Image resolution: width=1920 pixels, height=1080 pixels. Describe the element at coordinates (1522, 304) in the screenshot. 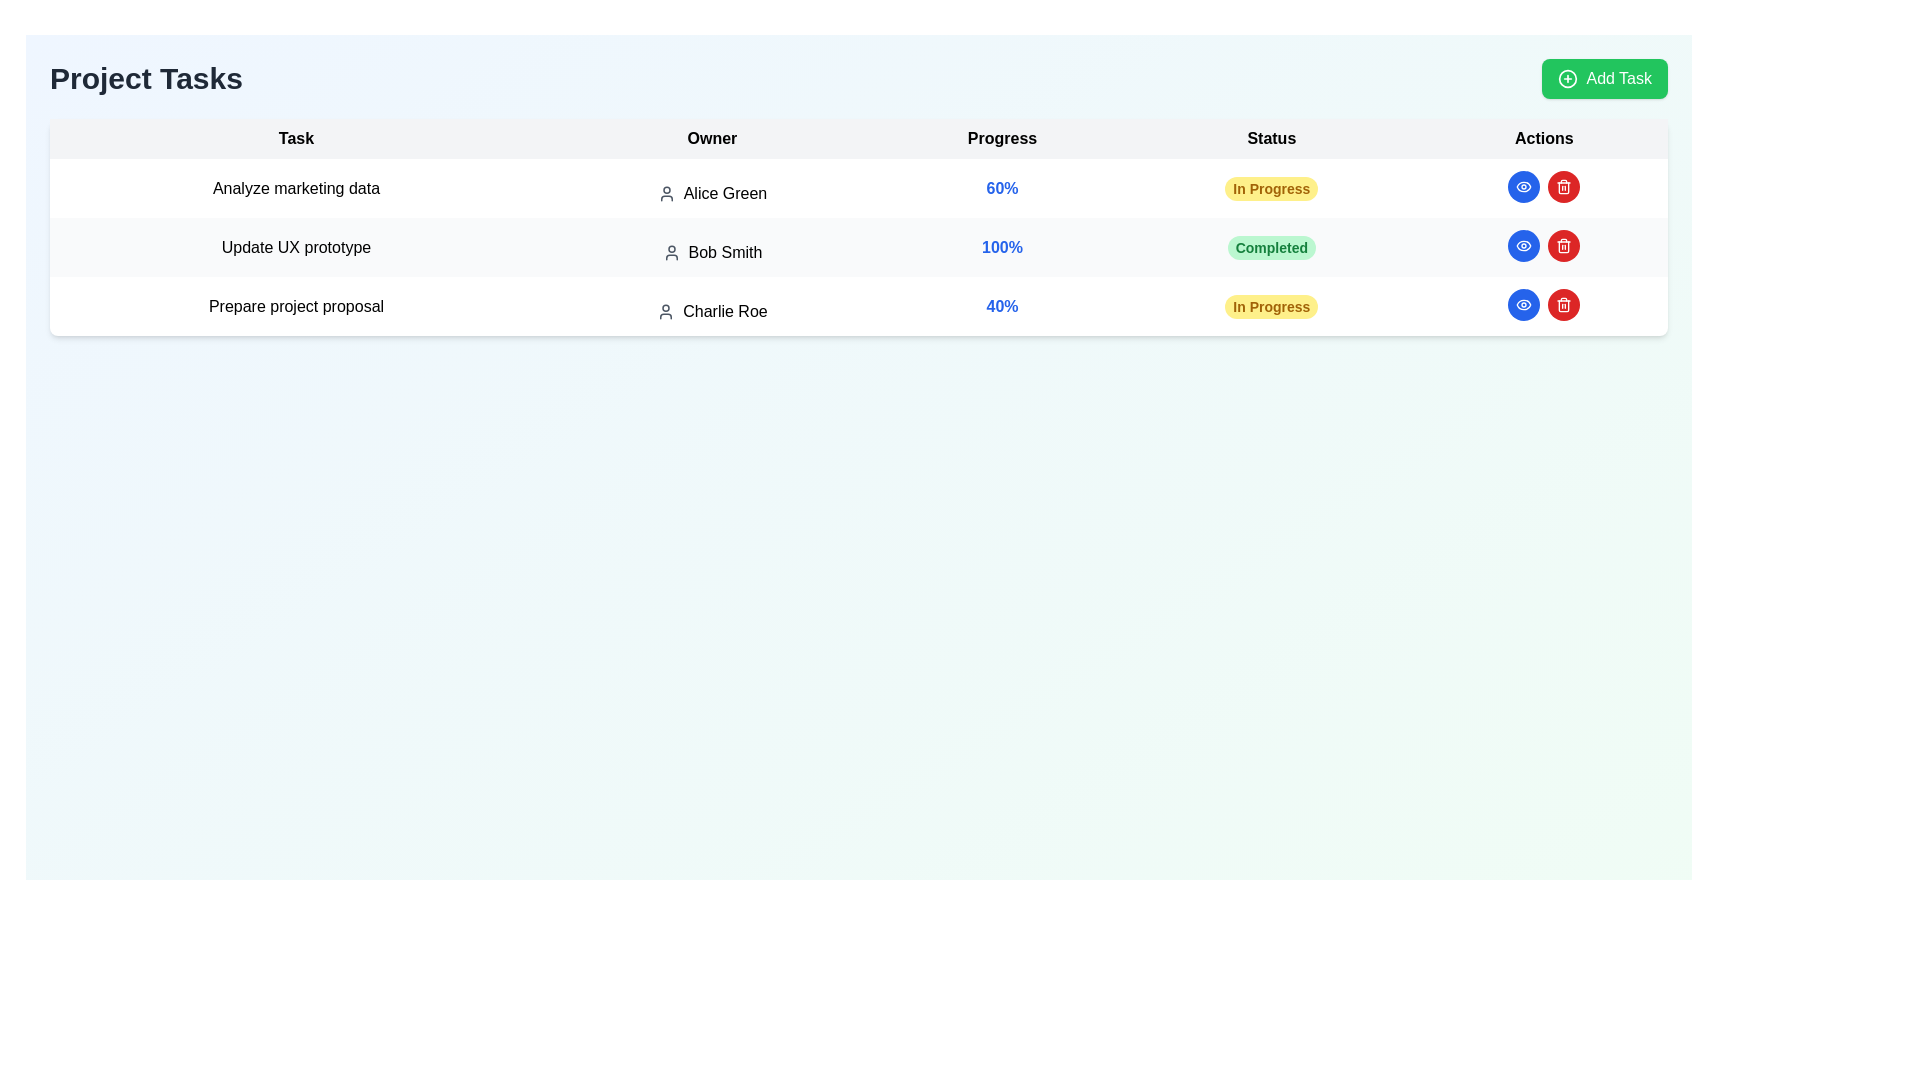

I see `the leftmost button` at that location.